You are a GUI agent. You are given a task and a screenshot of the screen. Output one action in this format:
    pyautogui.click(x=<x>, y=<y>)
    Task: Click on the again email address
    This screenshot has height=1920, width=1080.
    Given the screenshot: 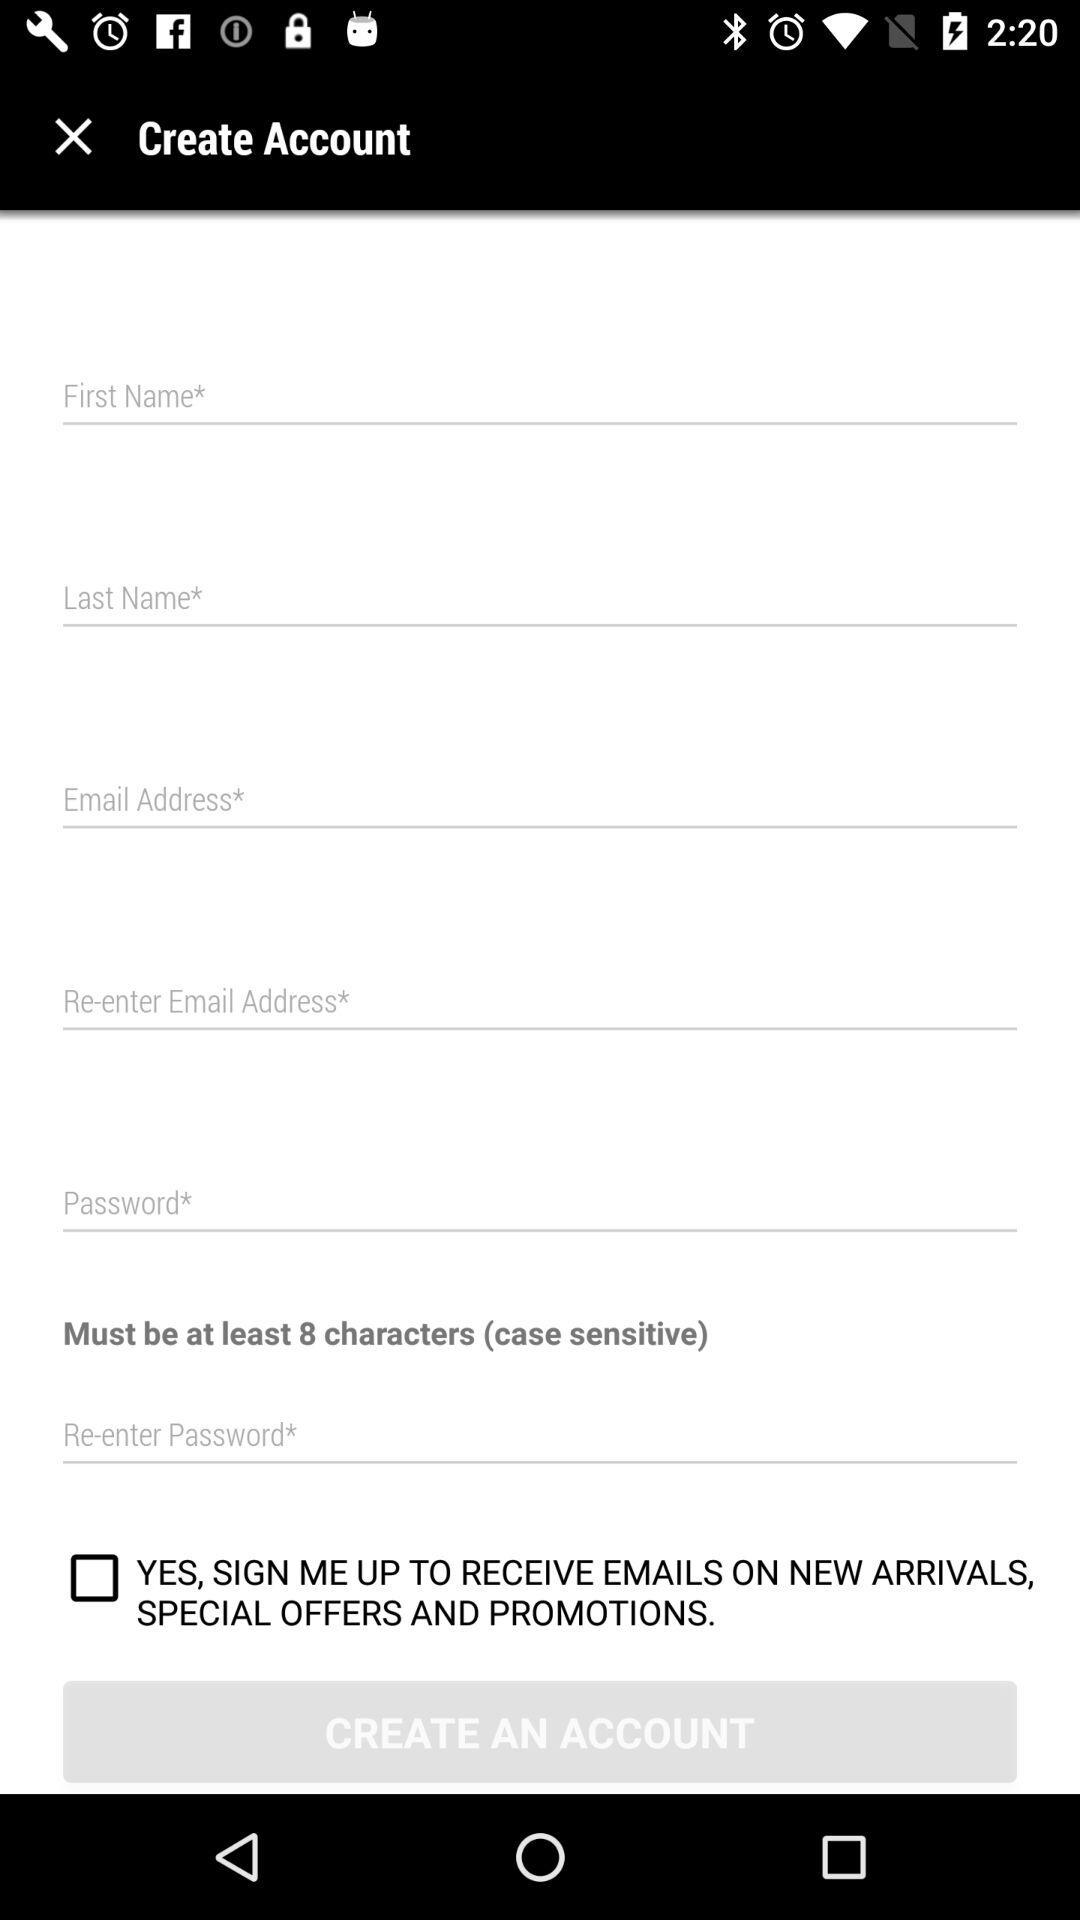 What is the action you would take?
    pyautogui.click(x=540, y=1002)
    